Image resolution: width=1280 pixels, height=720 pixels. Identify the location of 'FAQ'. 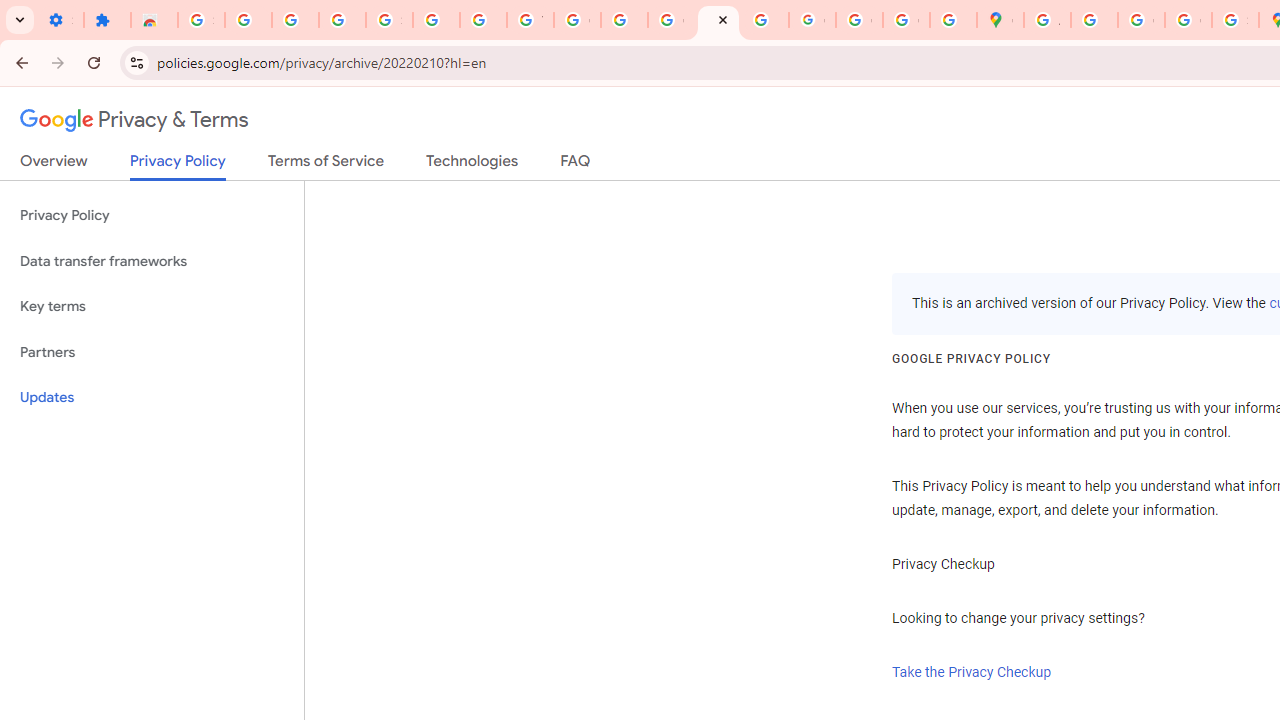
(575, 164).